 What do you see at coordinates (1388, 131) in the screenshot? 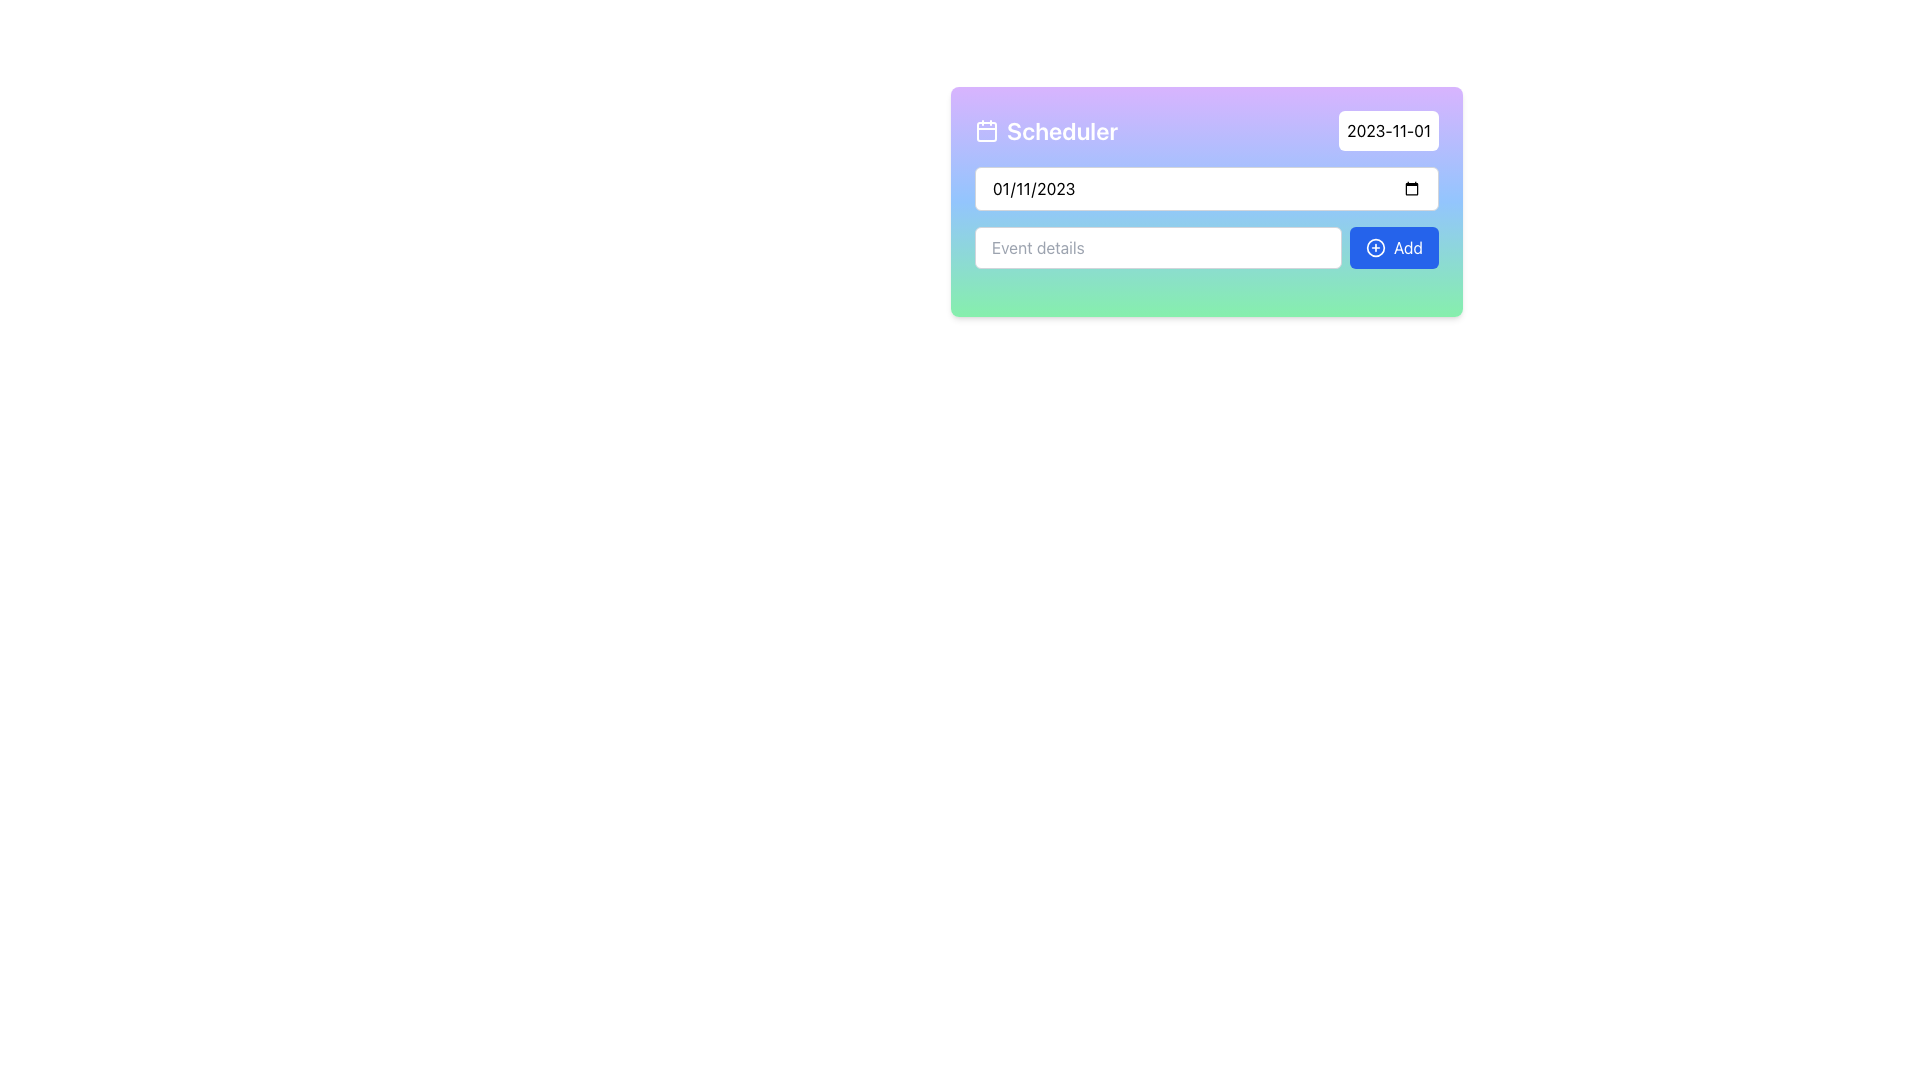
I see `the Label element displaying the date '2023-11-01', which is located at the upper right of the color-gradient banner in the interface` at bounding box center [1388, 131].